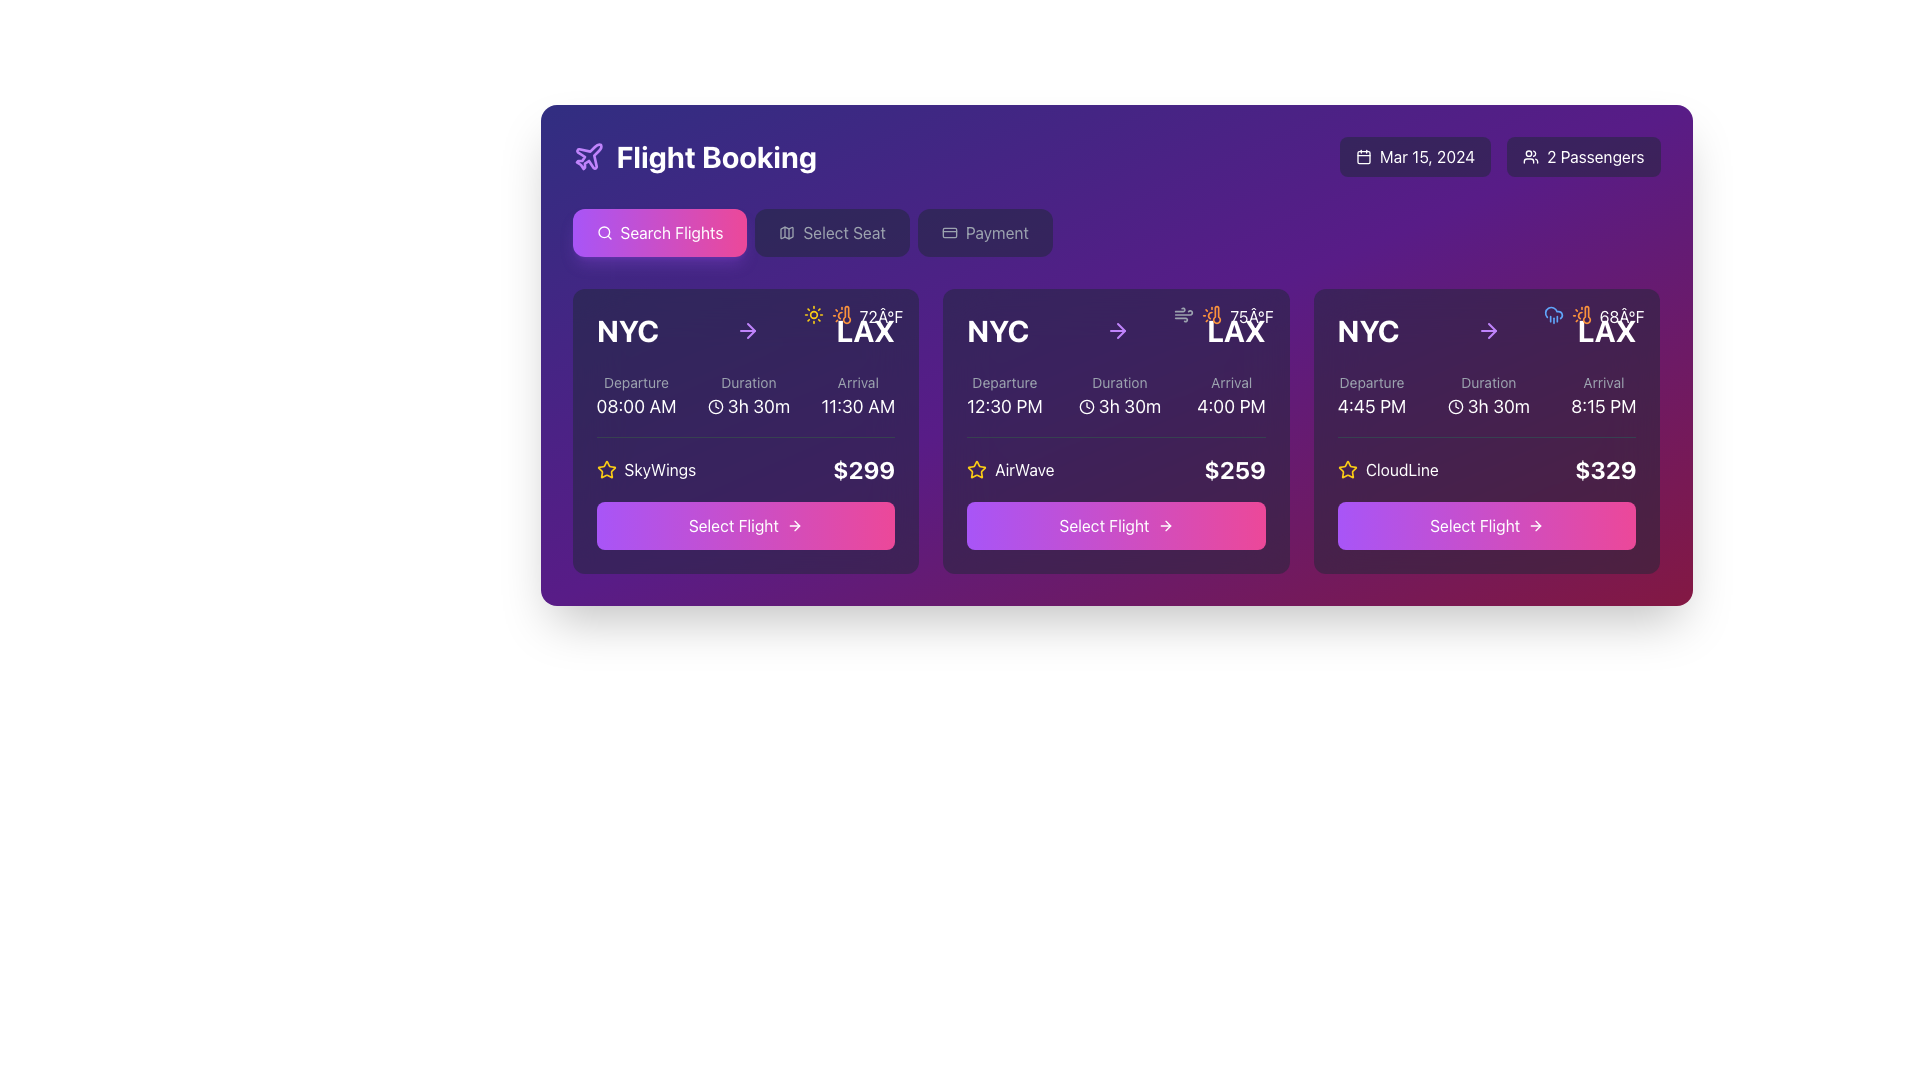 This screenshot has width=1920, height=1080. What do you see at coordinates (1118, 397) in the screenshot?
I see `the 'Duration' text with the clock icon, which displays '3h 30m' in a larger font against a purple background` at bounding box center [1118, 397].